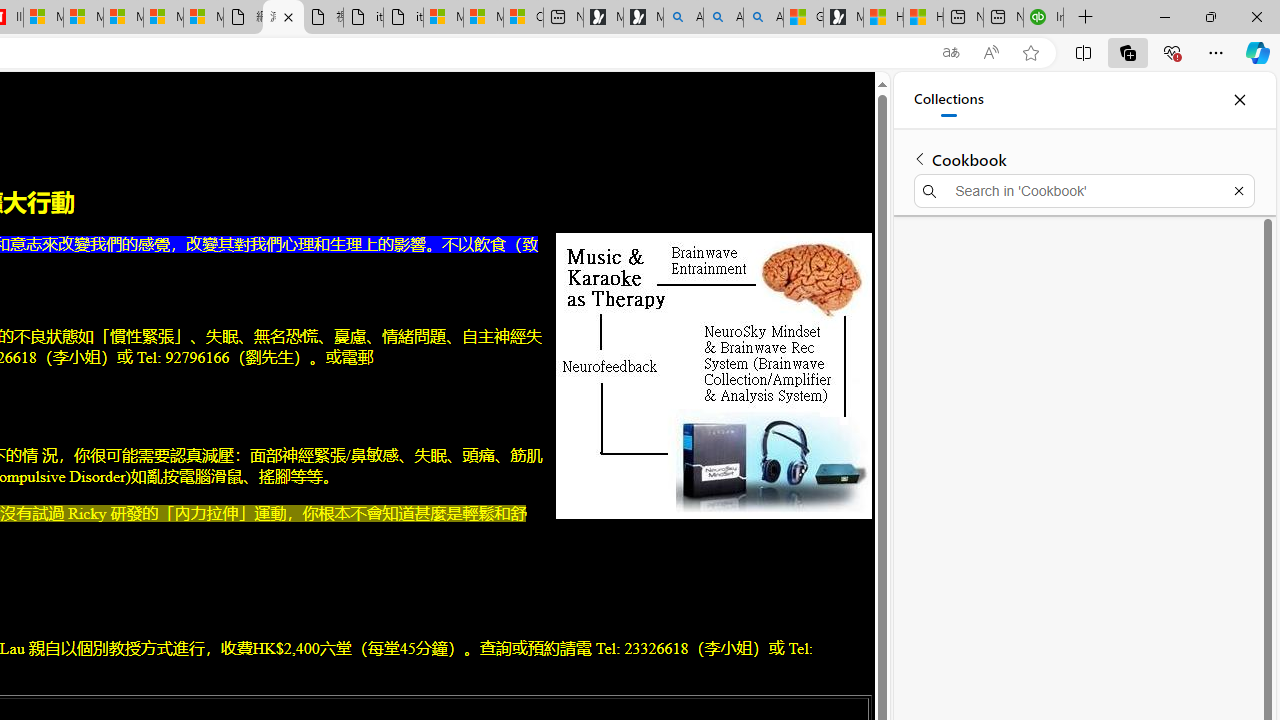  Describe the element at coordinates (1042, 17) in the screenshot. I see `'Intuit QuickBooks Online - Quickbooks'` at that location.